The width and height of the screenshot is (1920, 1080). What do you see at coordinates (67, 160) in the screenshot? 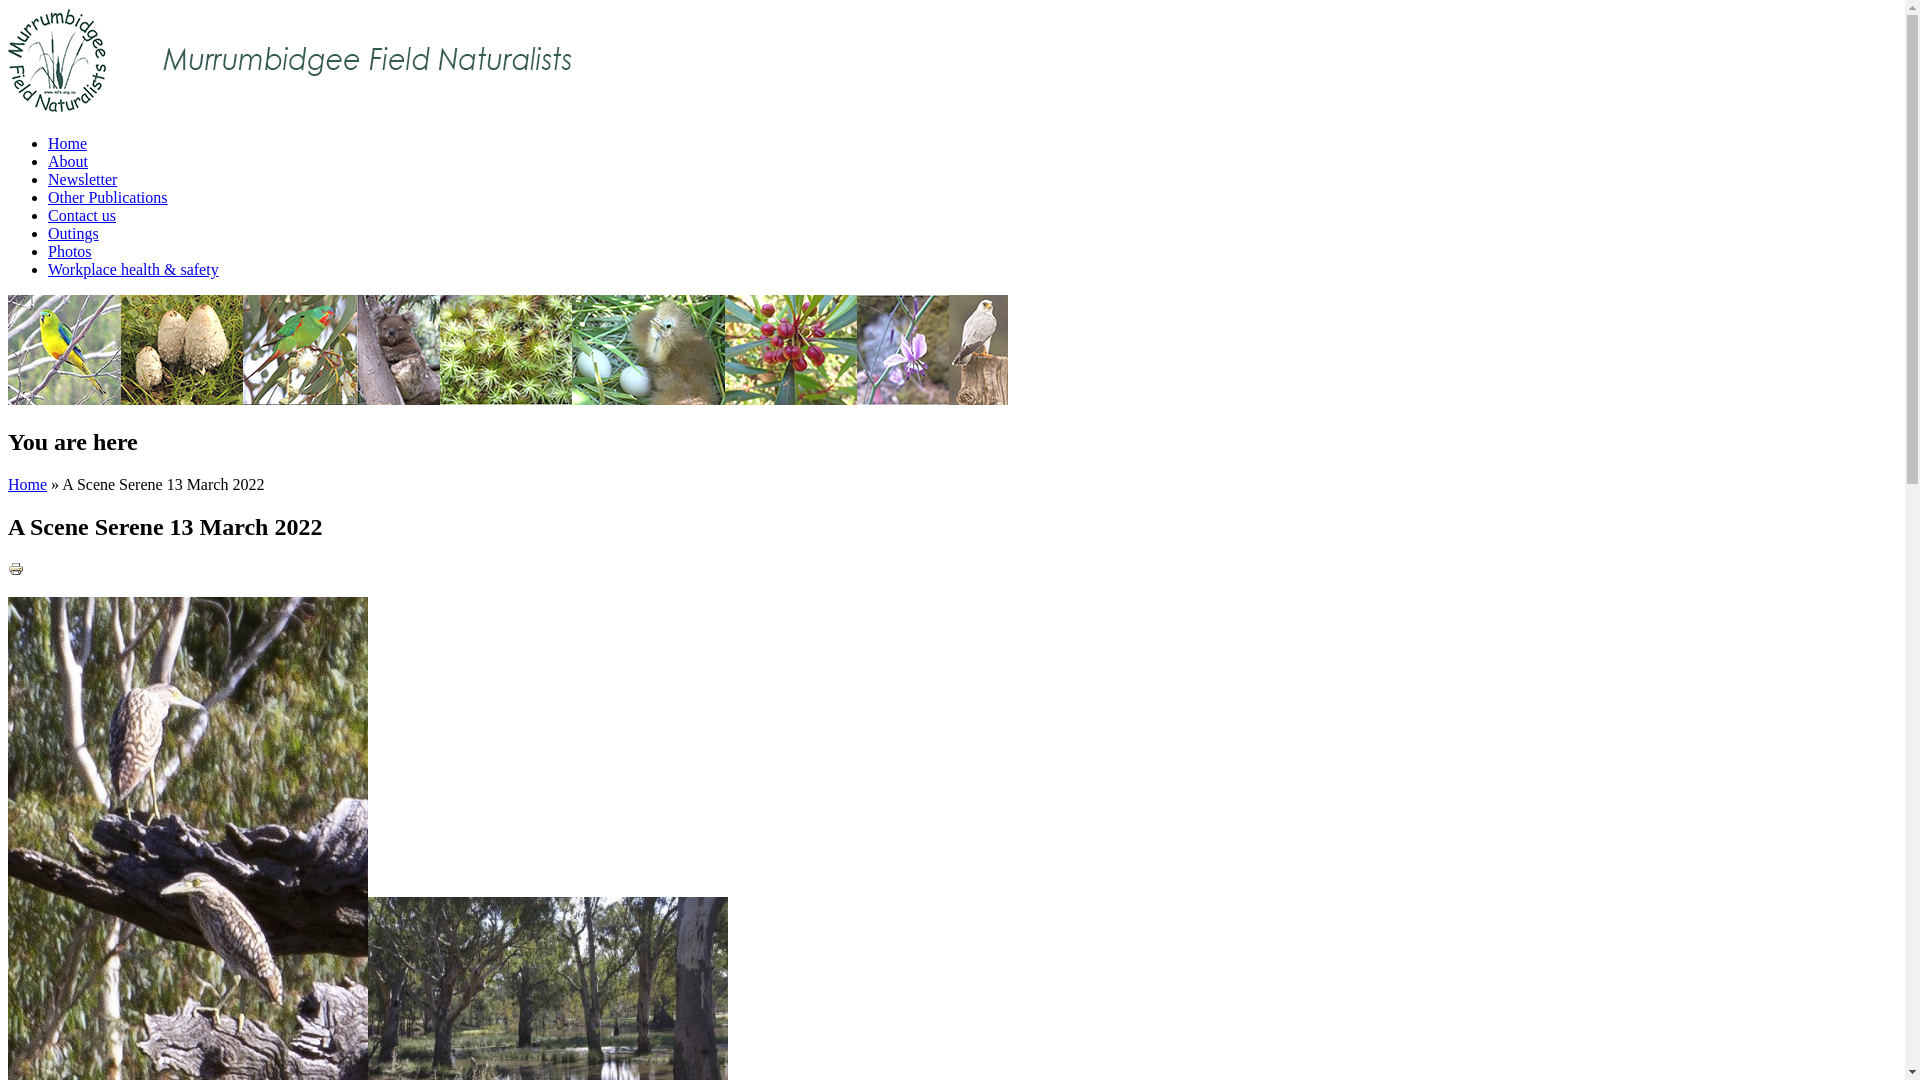
I see `'About'` at bounding box center [67, 160].